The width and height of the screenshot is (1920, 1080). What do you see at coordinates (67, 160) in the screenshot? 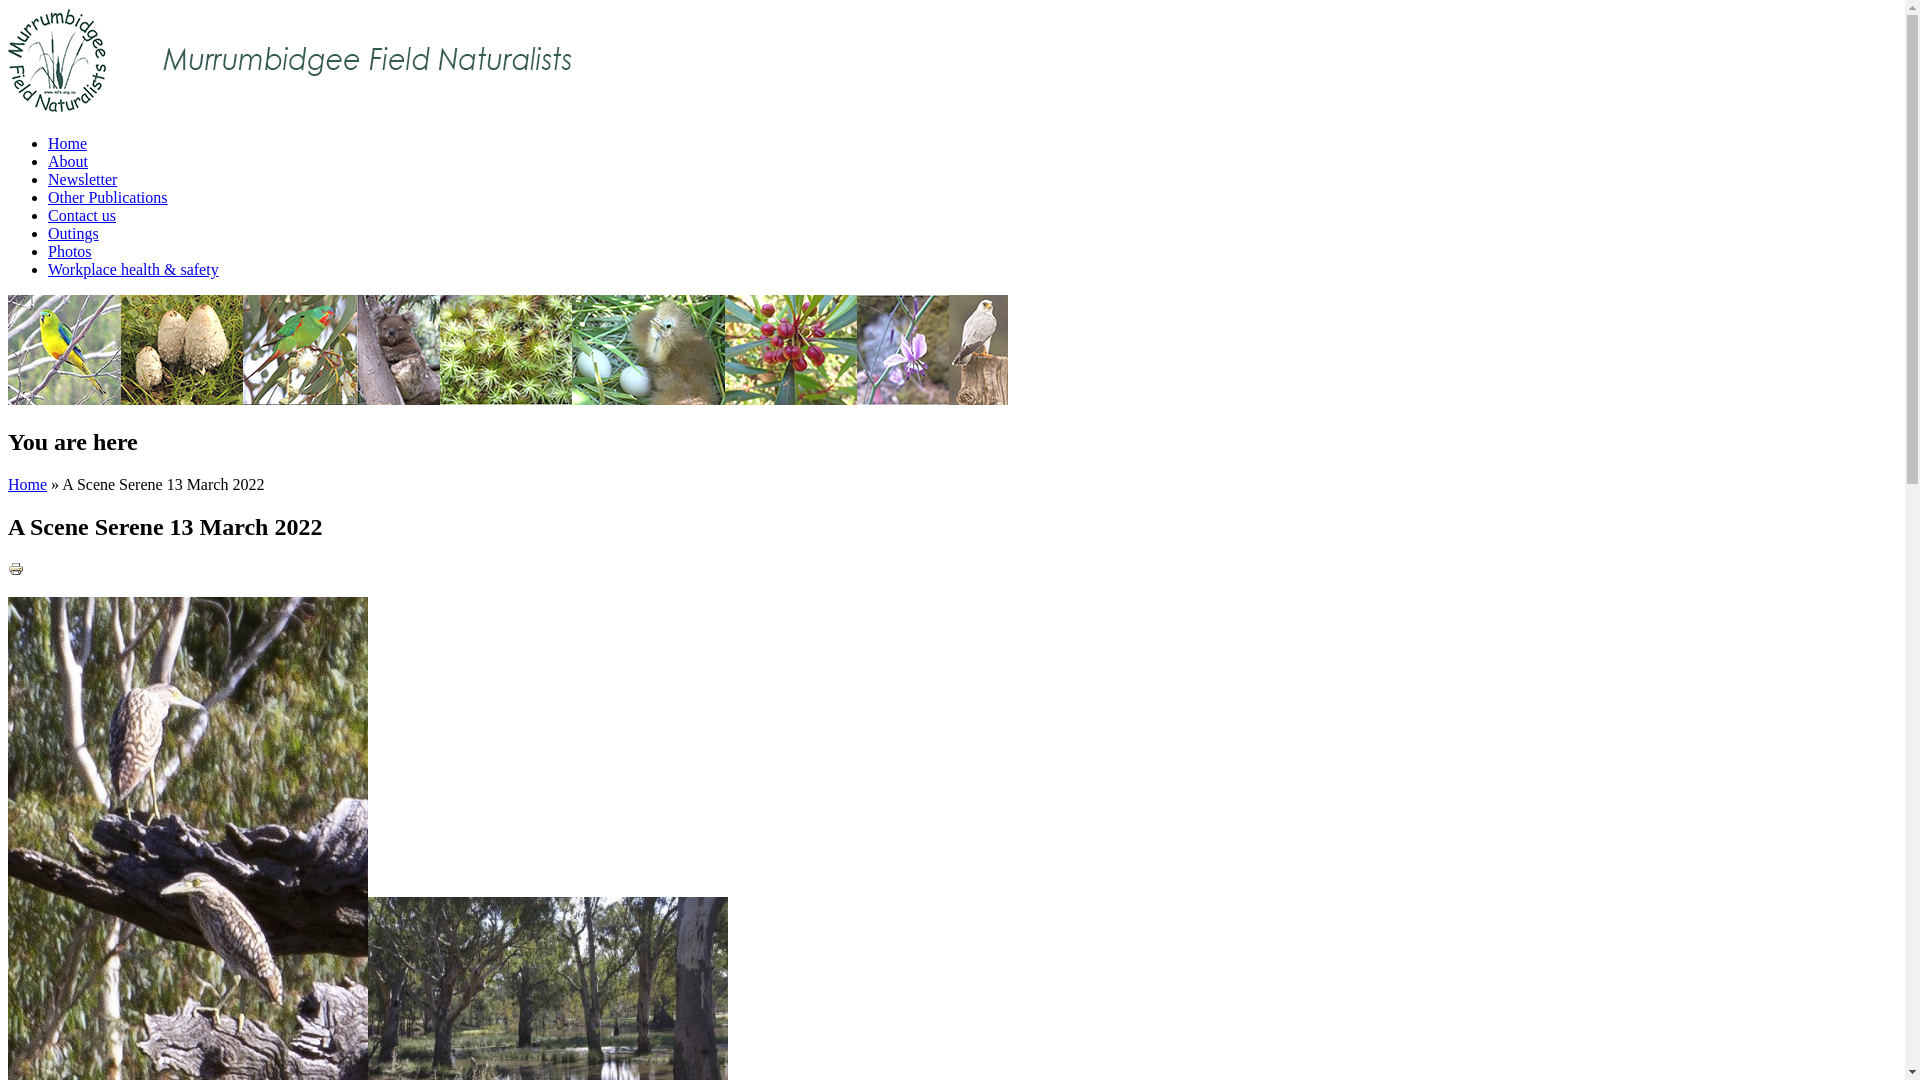
I see `'About'` at bounding box center [67, 160].